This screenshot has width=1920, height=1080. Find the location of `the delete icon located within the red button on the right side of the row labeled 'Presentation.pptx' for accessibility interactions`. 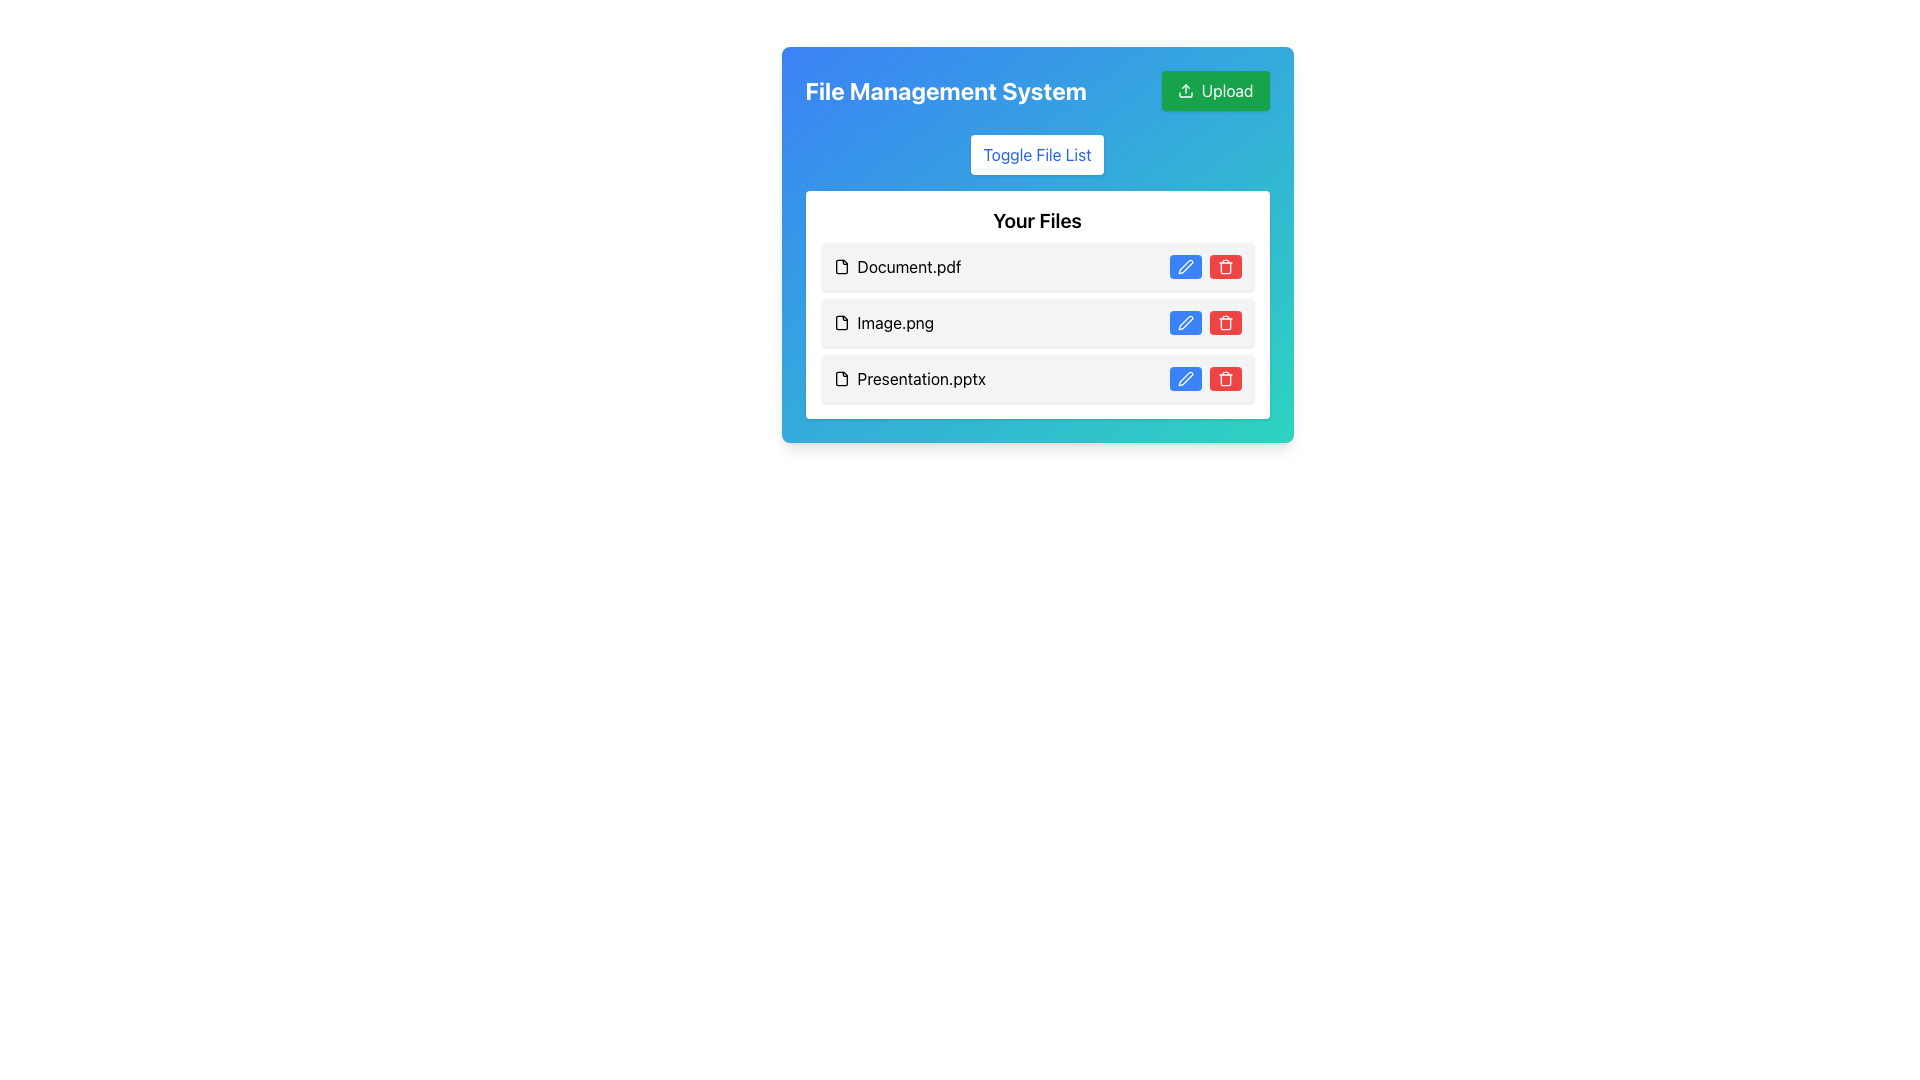

the delete icon located within the red button on the right side of the row labeled 'Presentation.pptx' for accessibility interactions is located at coordinates (1224, 265).